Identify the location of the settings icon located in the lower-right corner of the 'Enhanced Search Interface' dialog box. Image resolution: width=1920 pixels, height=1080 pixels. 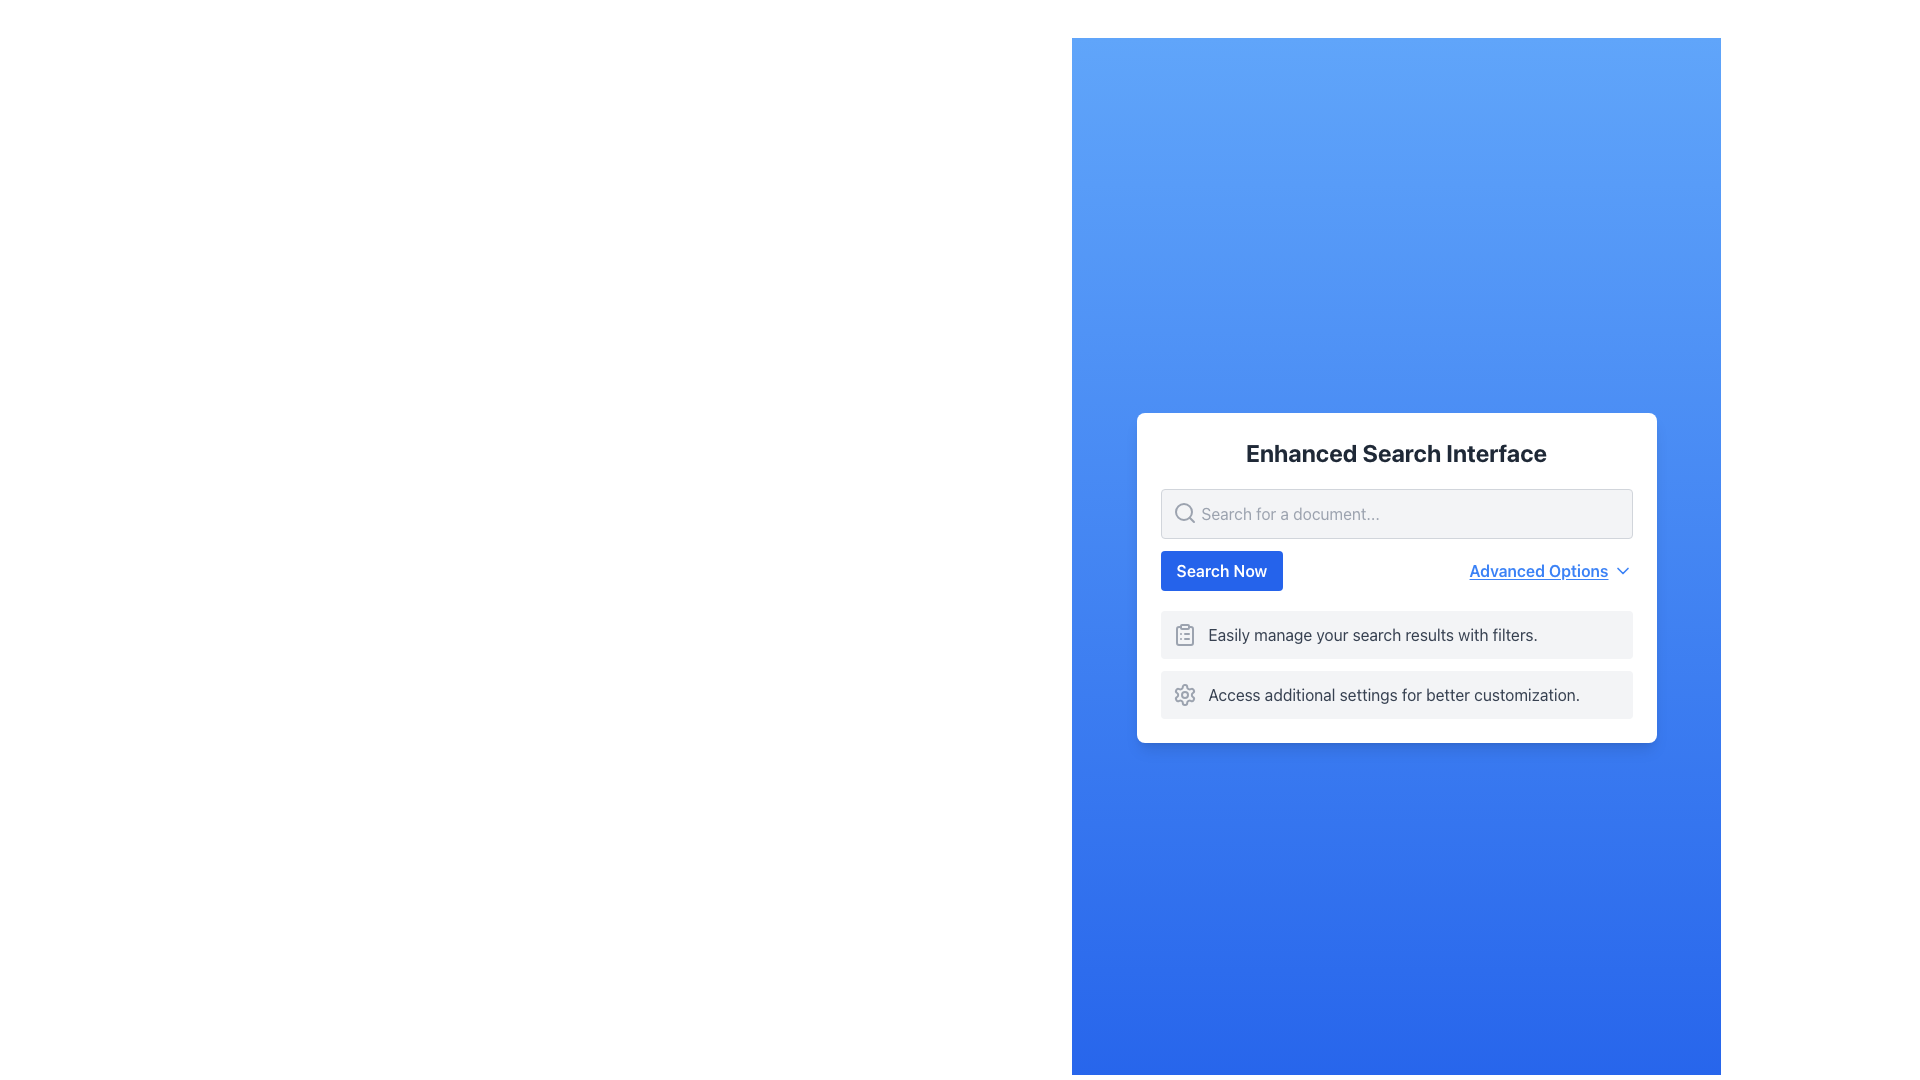
(1184, 693).